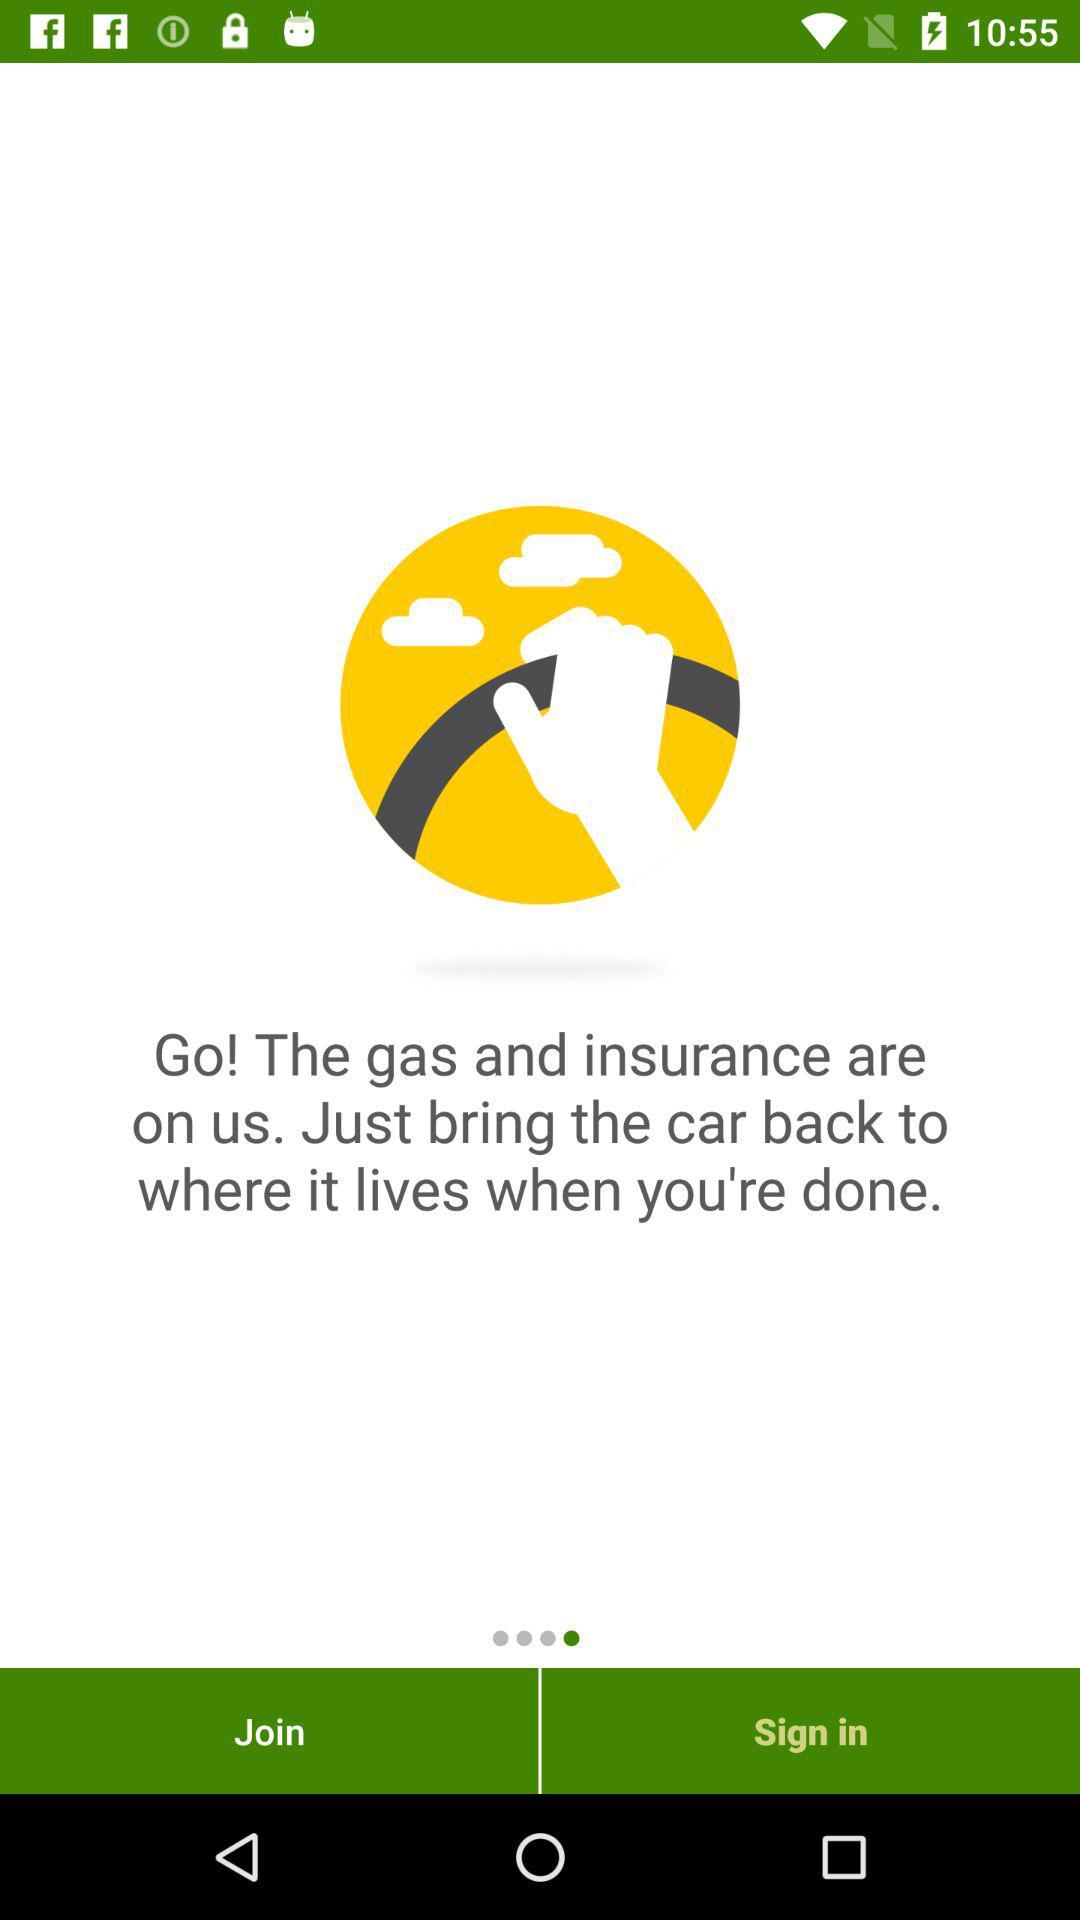 The image size is (1080, 1920). Describe the element at coordinates (268, 1730) in the screenshot. I see `the icon next to sign in item` at that location.